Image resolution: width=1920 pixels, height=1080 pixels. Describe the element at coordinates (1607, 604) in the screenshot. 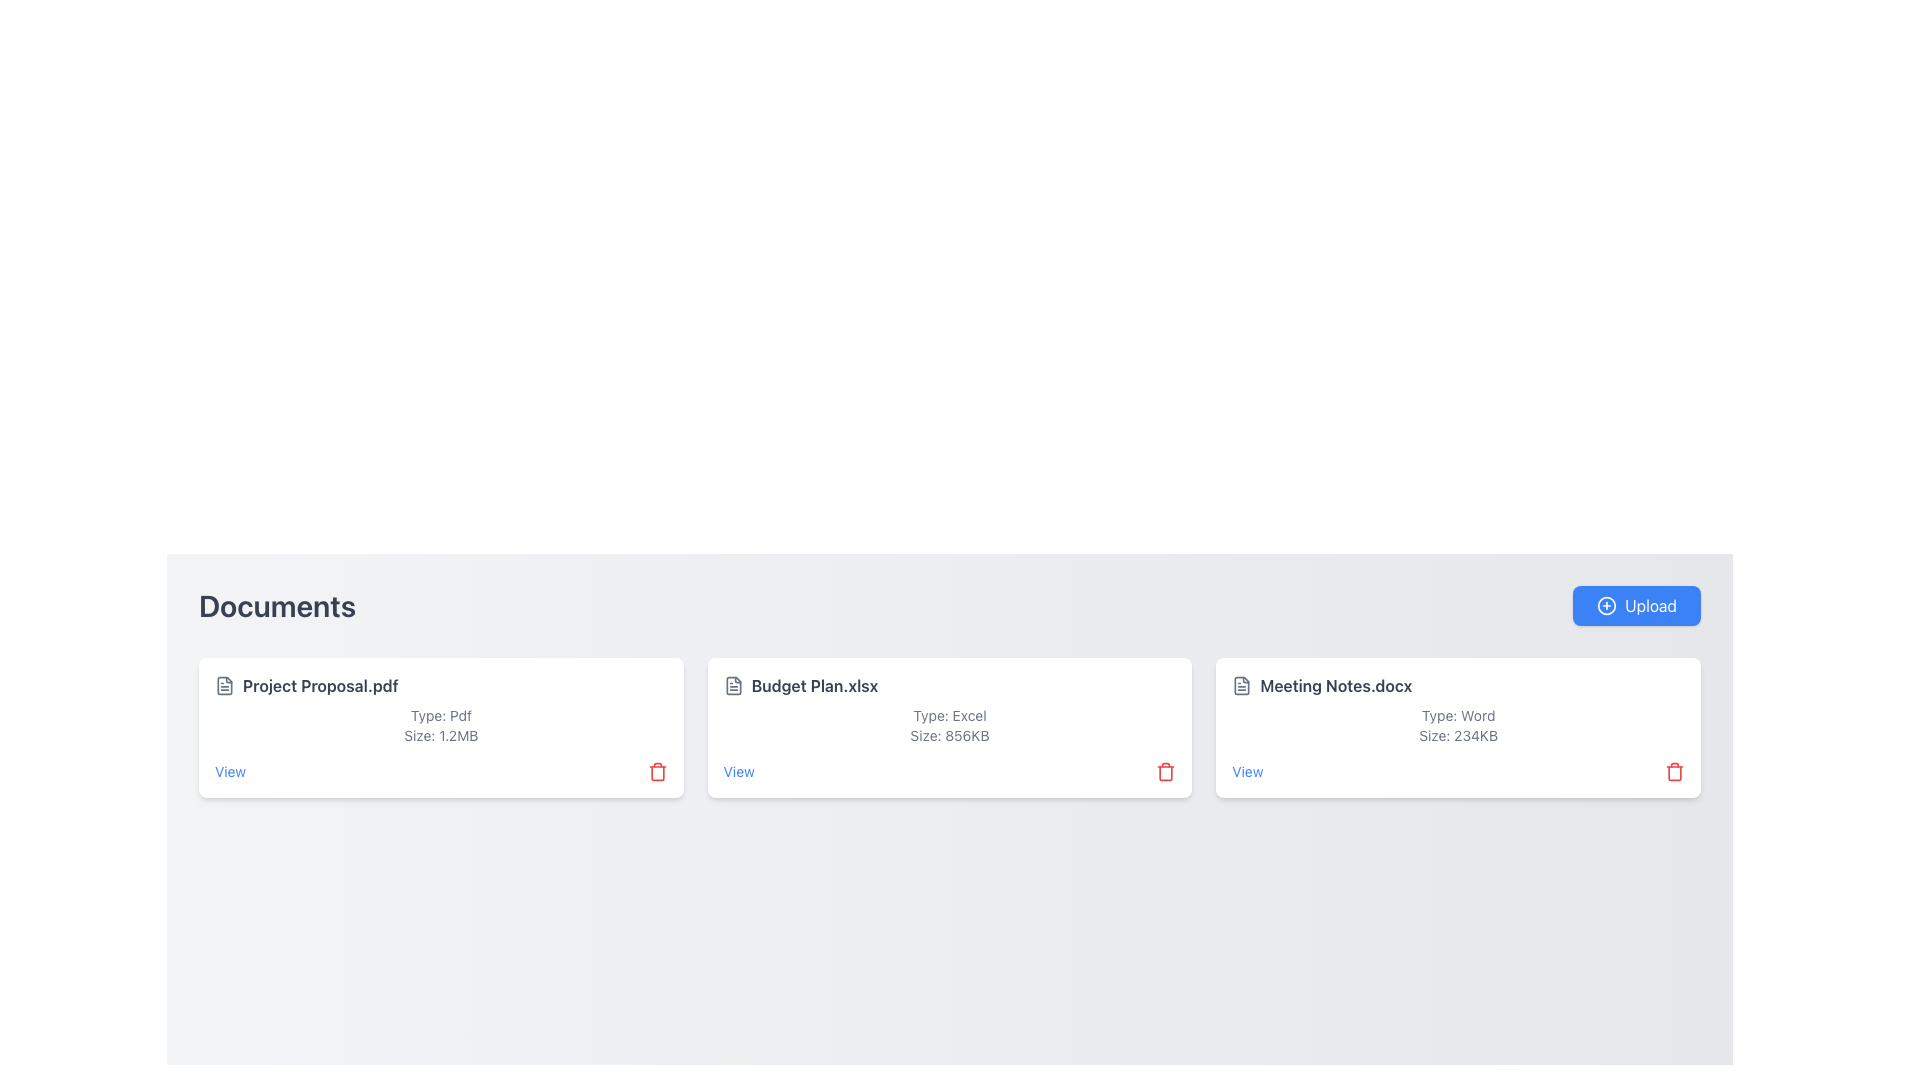

I see `the circular icon with a plus sign, which is part of the blue 'Upload' button` at that location.